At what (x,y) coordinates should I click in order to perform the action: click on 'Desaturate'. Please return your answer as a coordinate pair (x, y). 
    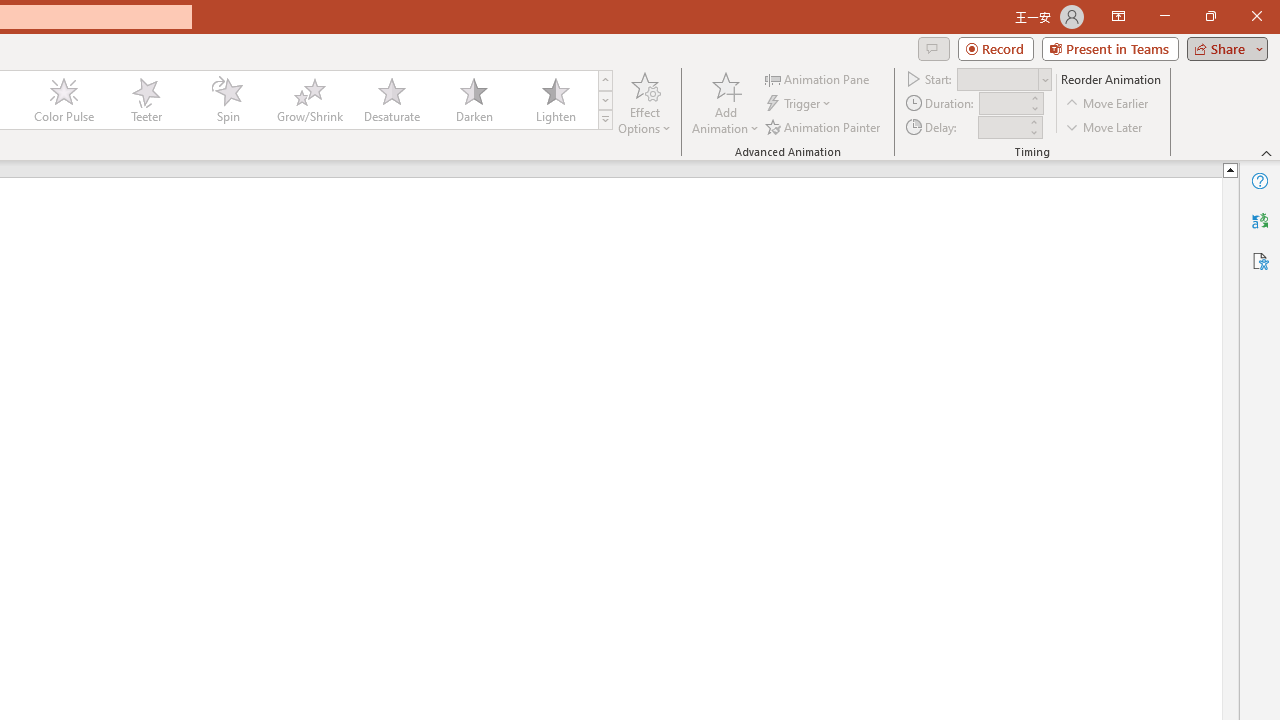
    Looking at the image, I should click on (391, 100).